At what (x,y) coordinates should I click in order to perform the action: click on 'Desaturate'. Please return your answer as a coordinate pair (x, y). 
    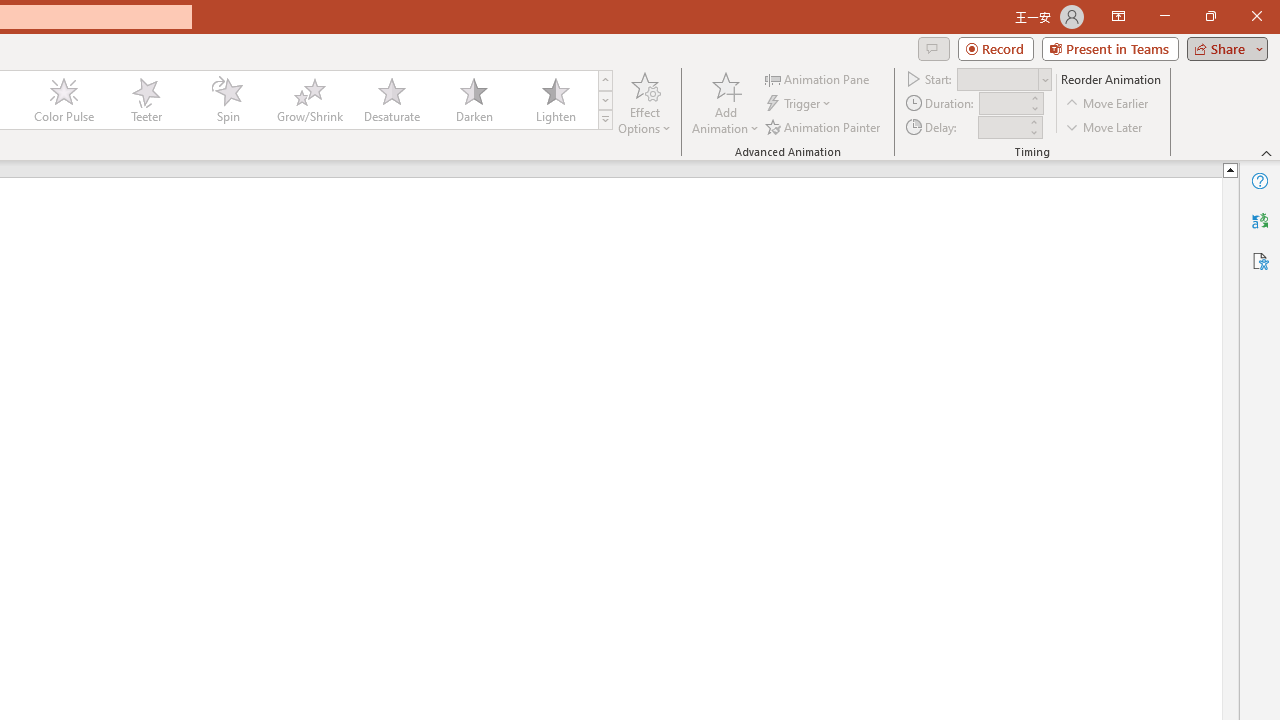
    Looking at the image, I should click on (391, 100).